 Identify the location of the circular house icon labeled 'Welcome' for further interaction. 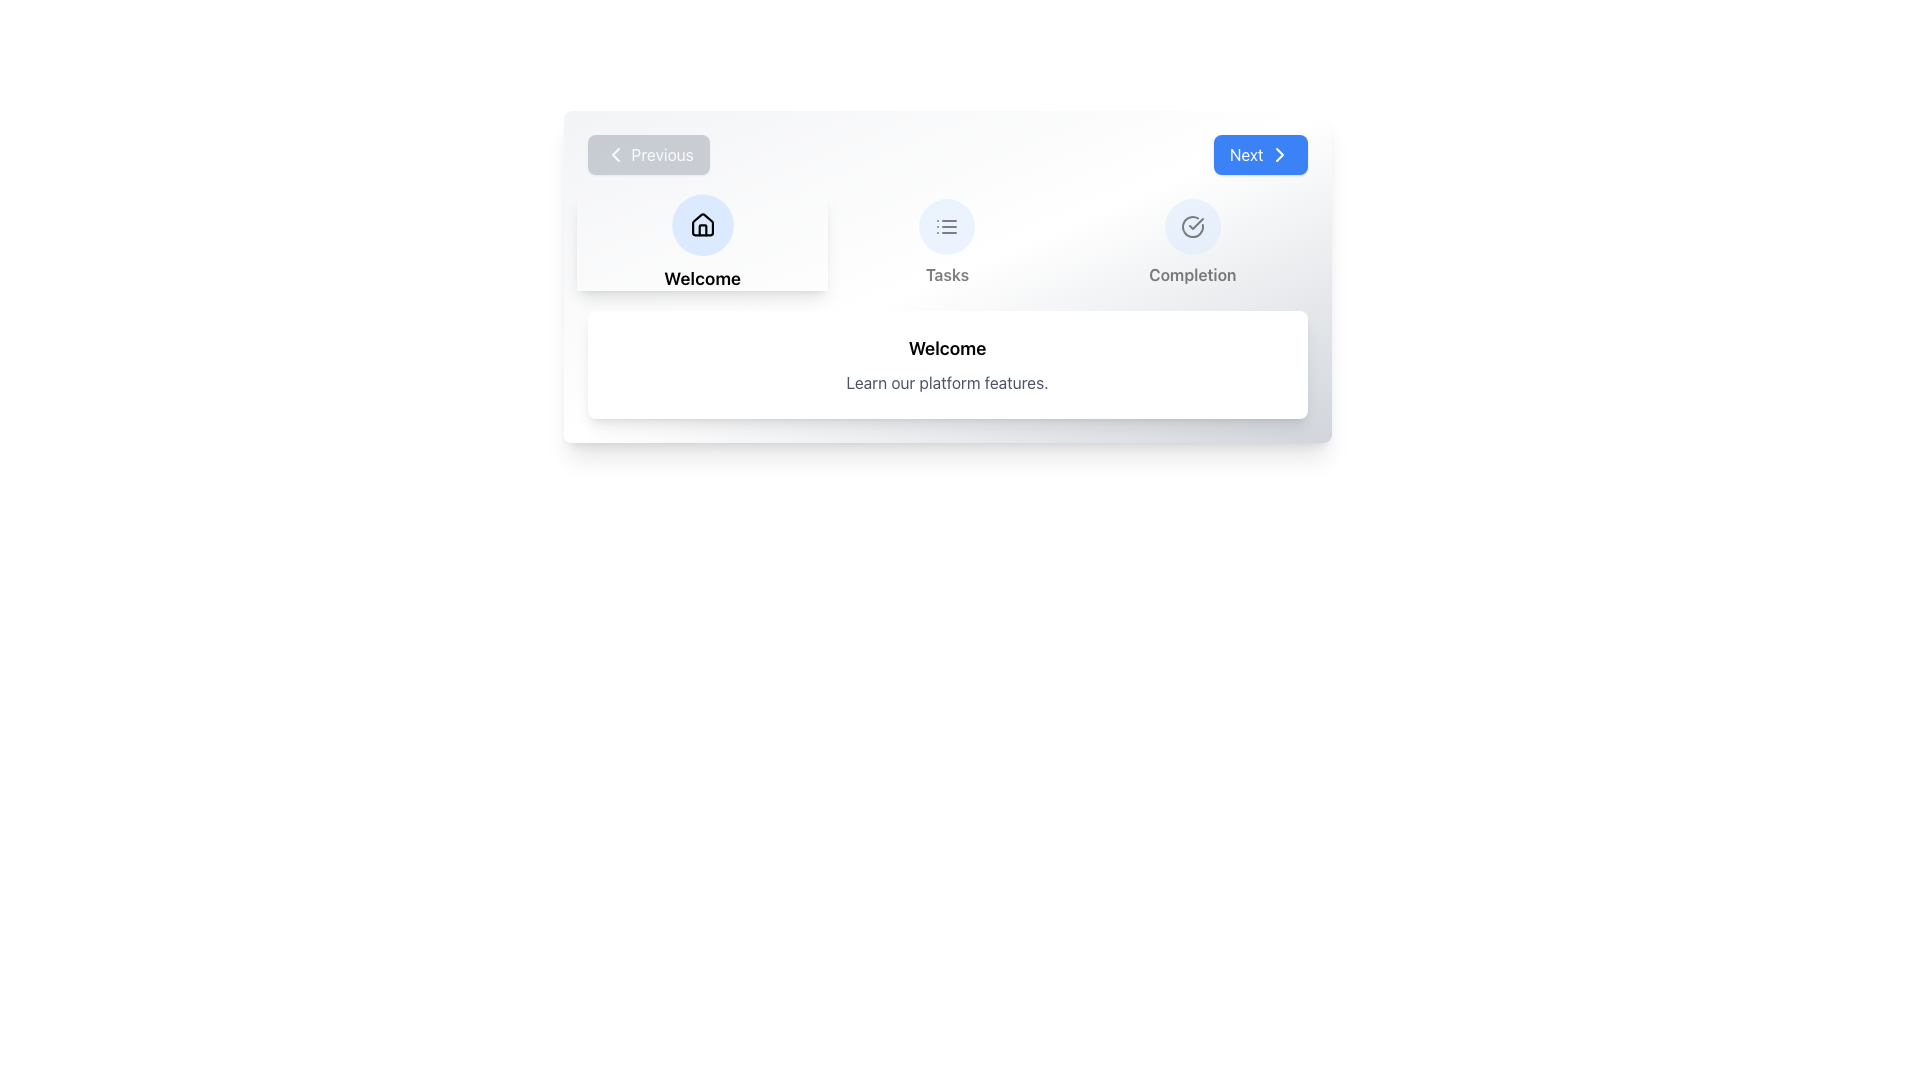
(701, 242).